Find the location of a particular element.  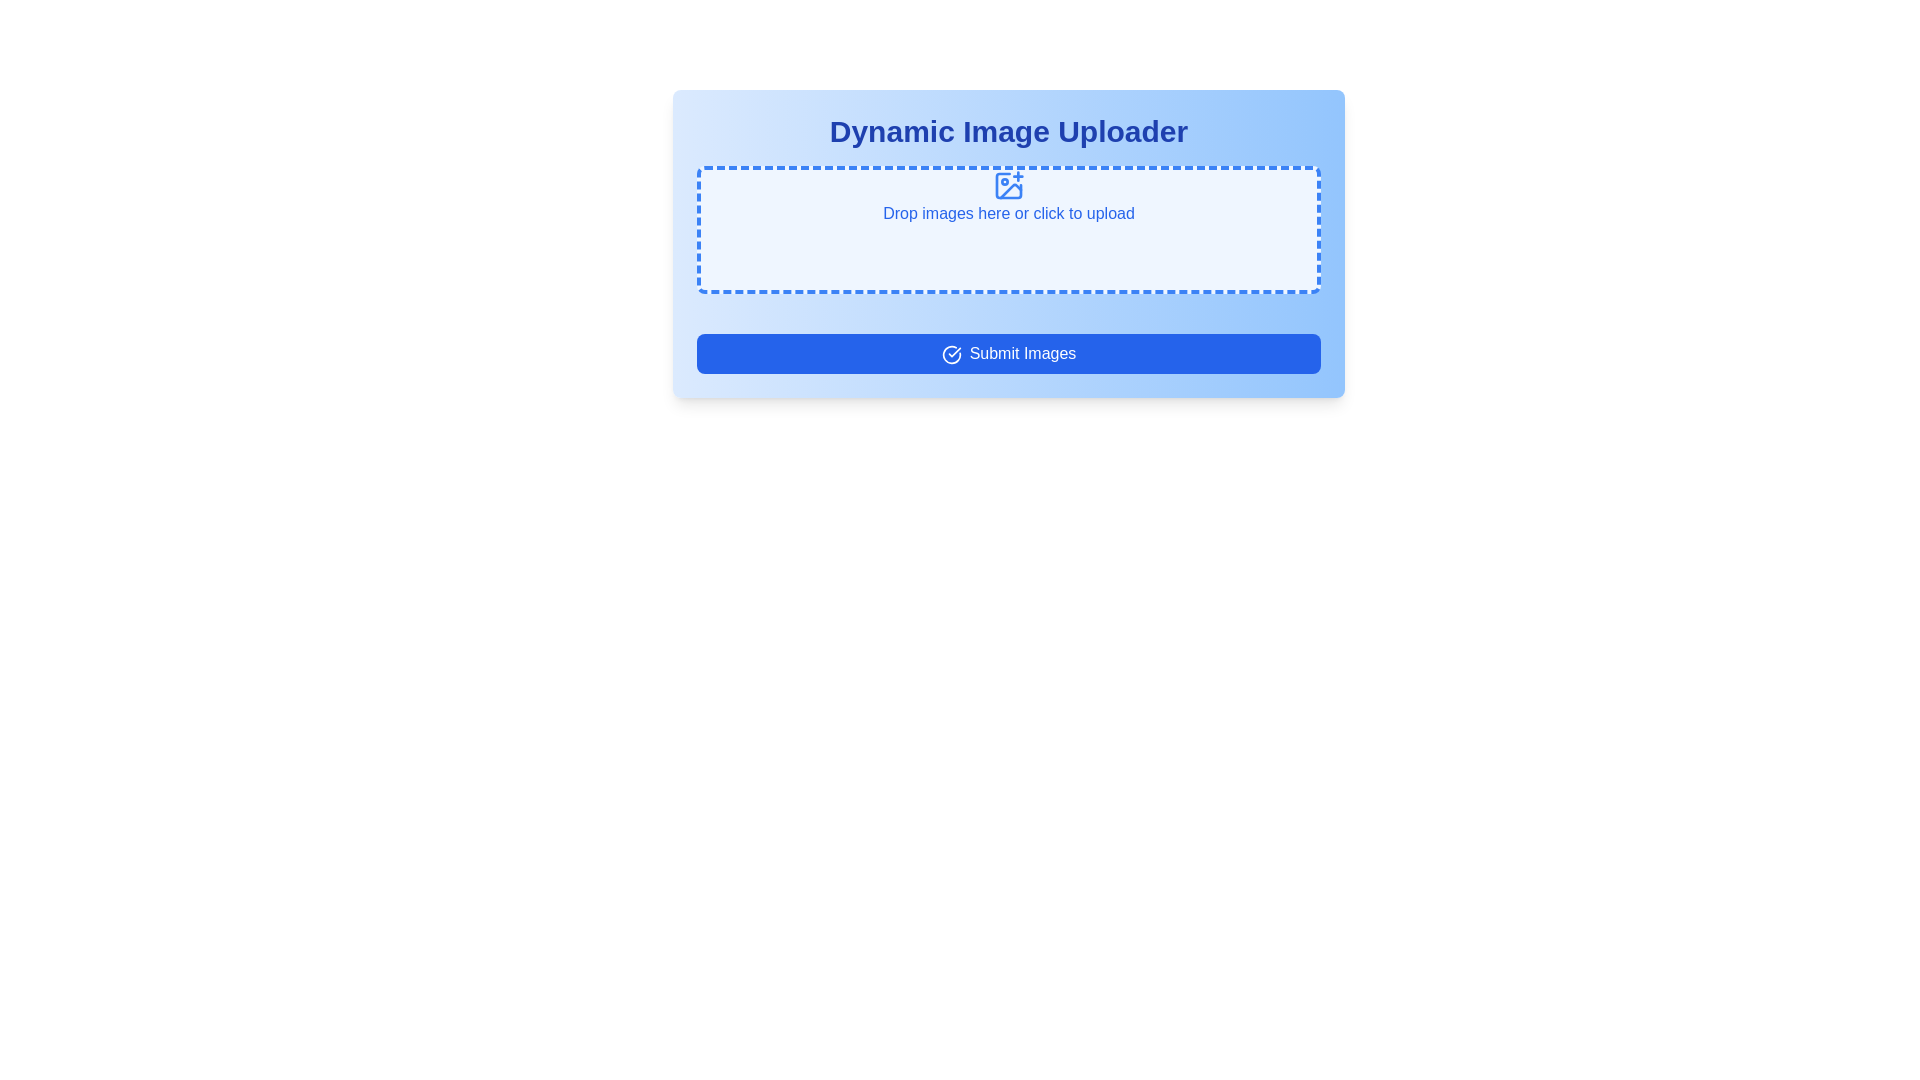

the icon indicating the submission functionality, located on the left-hand side of the 'Submit Images' button at the bottom of the form is located at coordinates (950, 353).